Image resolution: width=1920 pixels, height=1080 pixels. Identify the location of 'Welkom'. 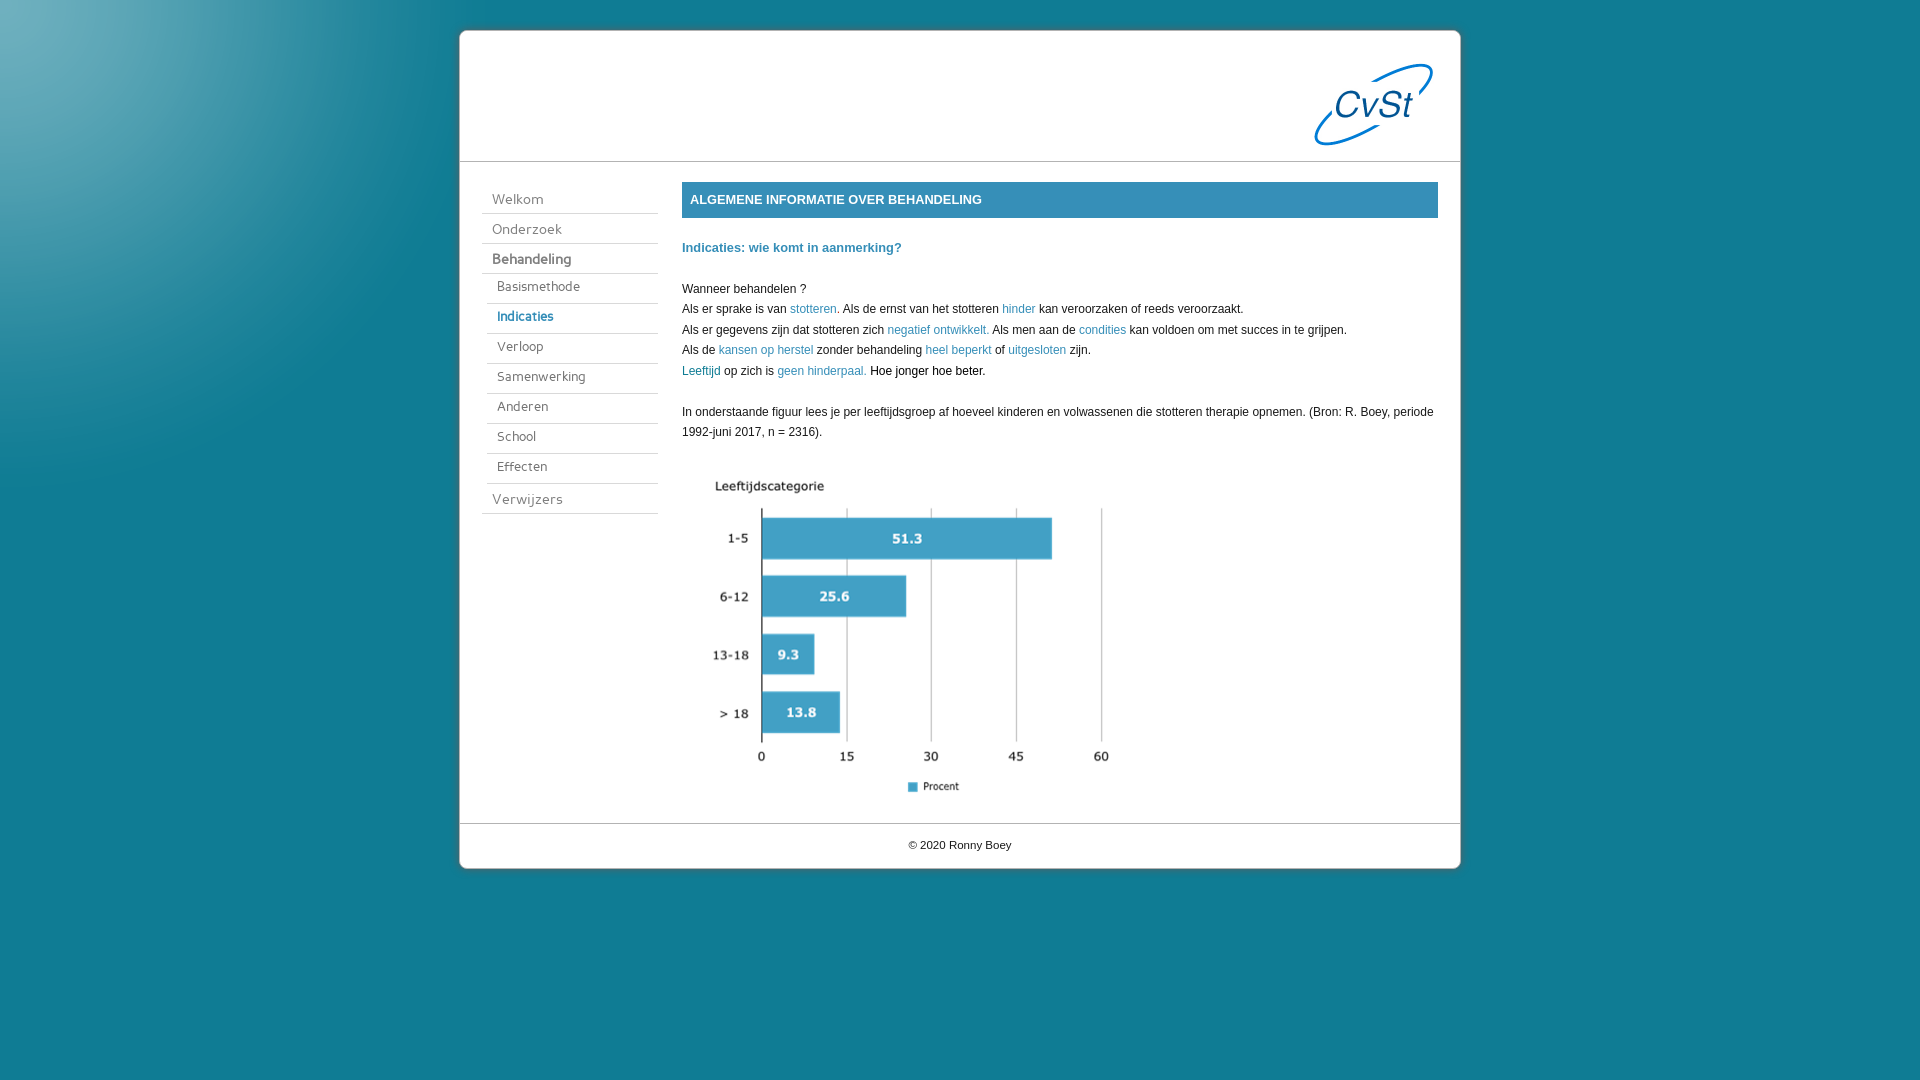
(569, 199).